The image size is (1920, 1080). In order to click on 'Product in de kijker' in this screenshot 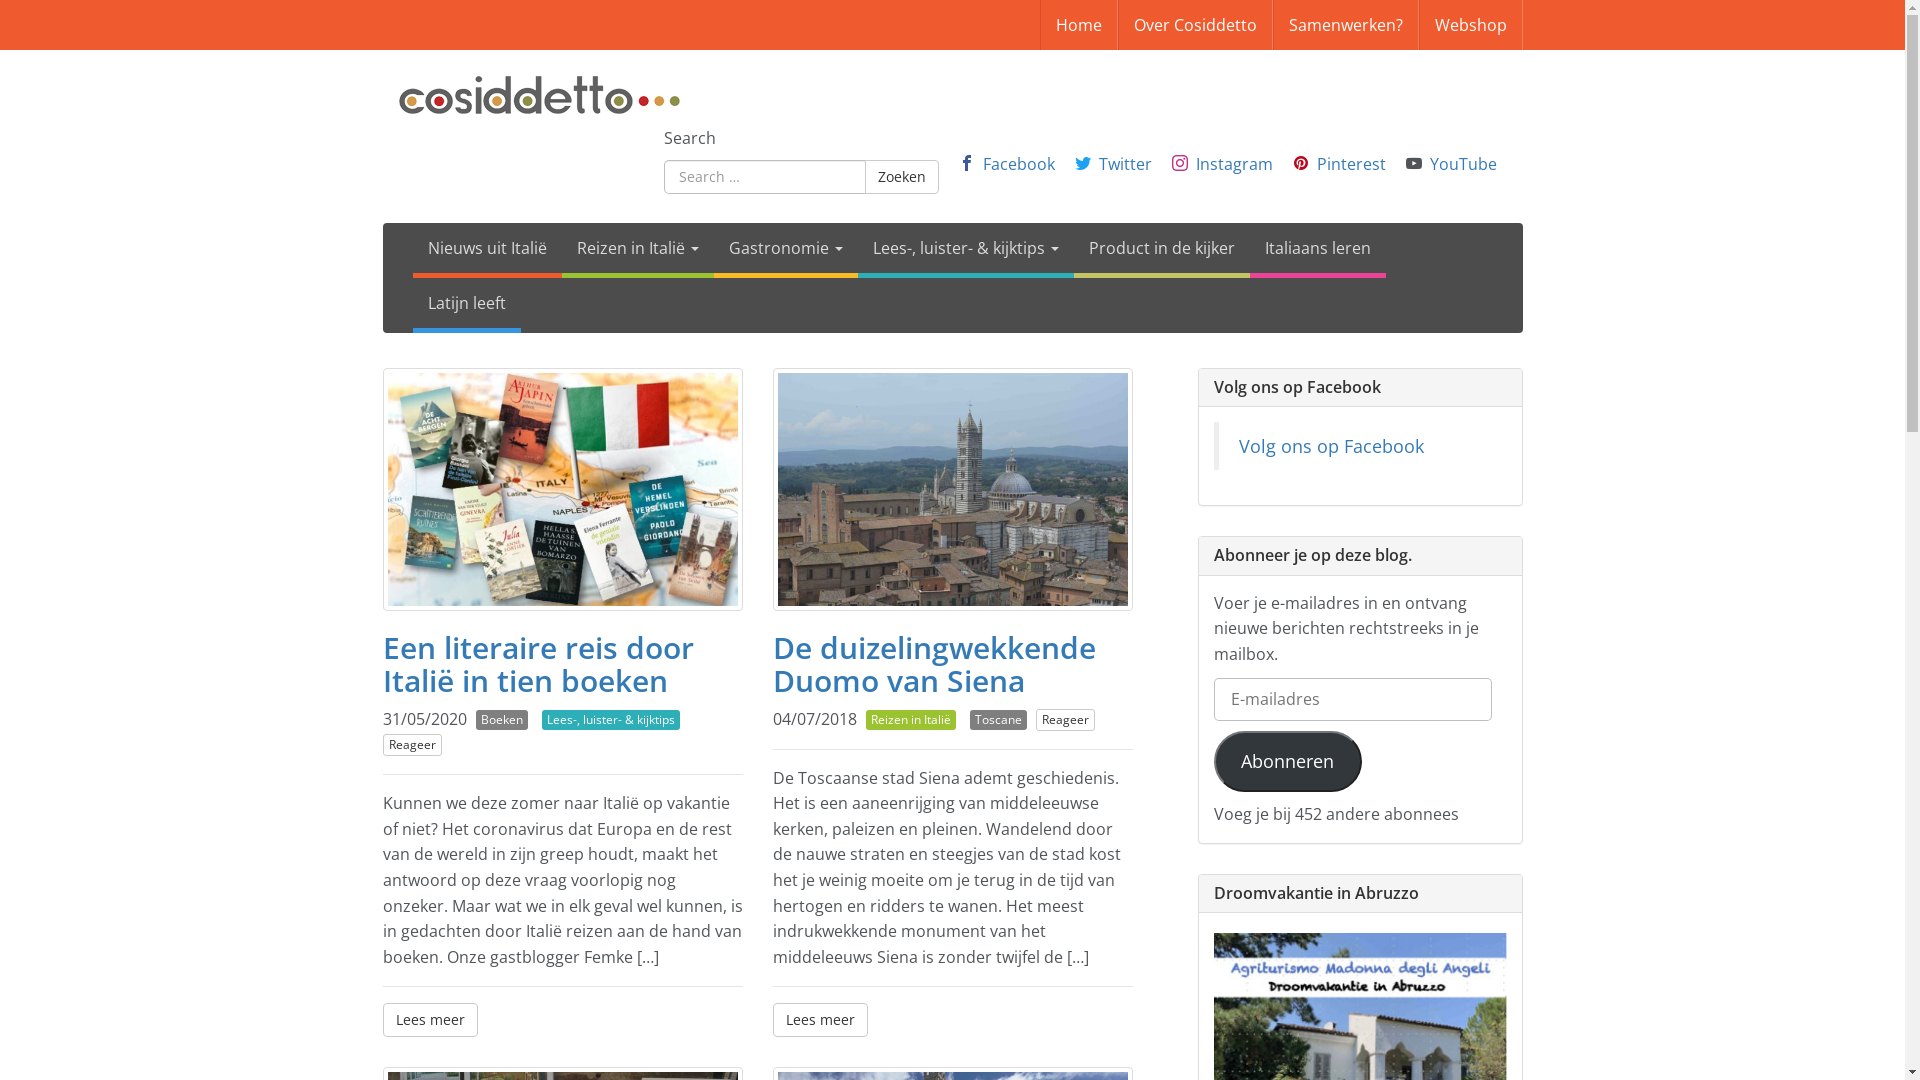, I will do `click(1161, 249)`.